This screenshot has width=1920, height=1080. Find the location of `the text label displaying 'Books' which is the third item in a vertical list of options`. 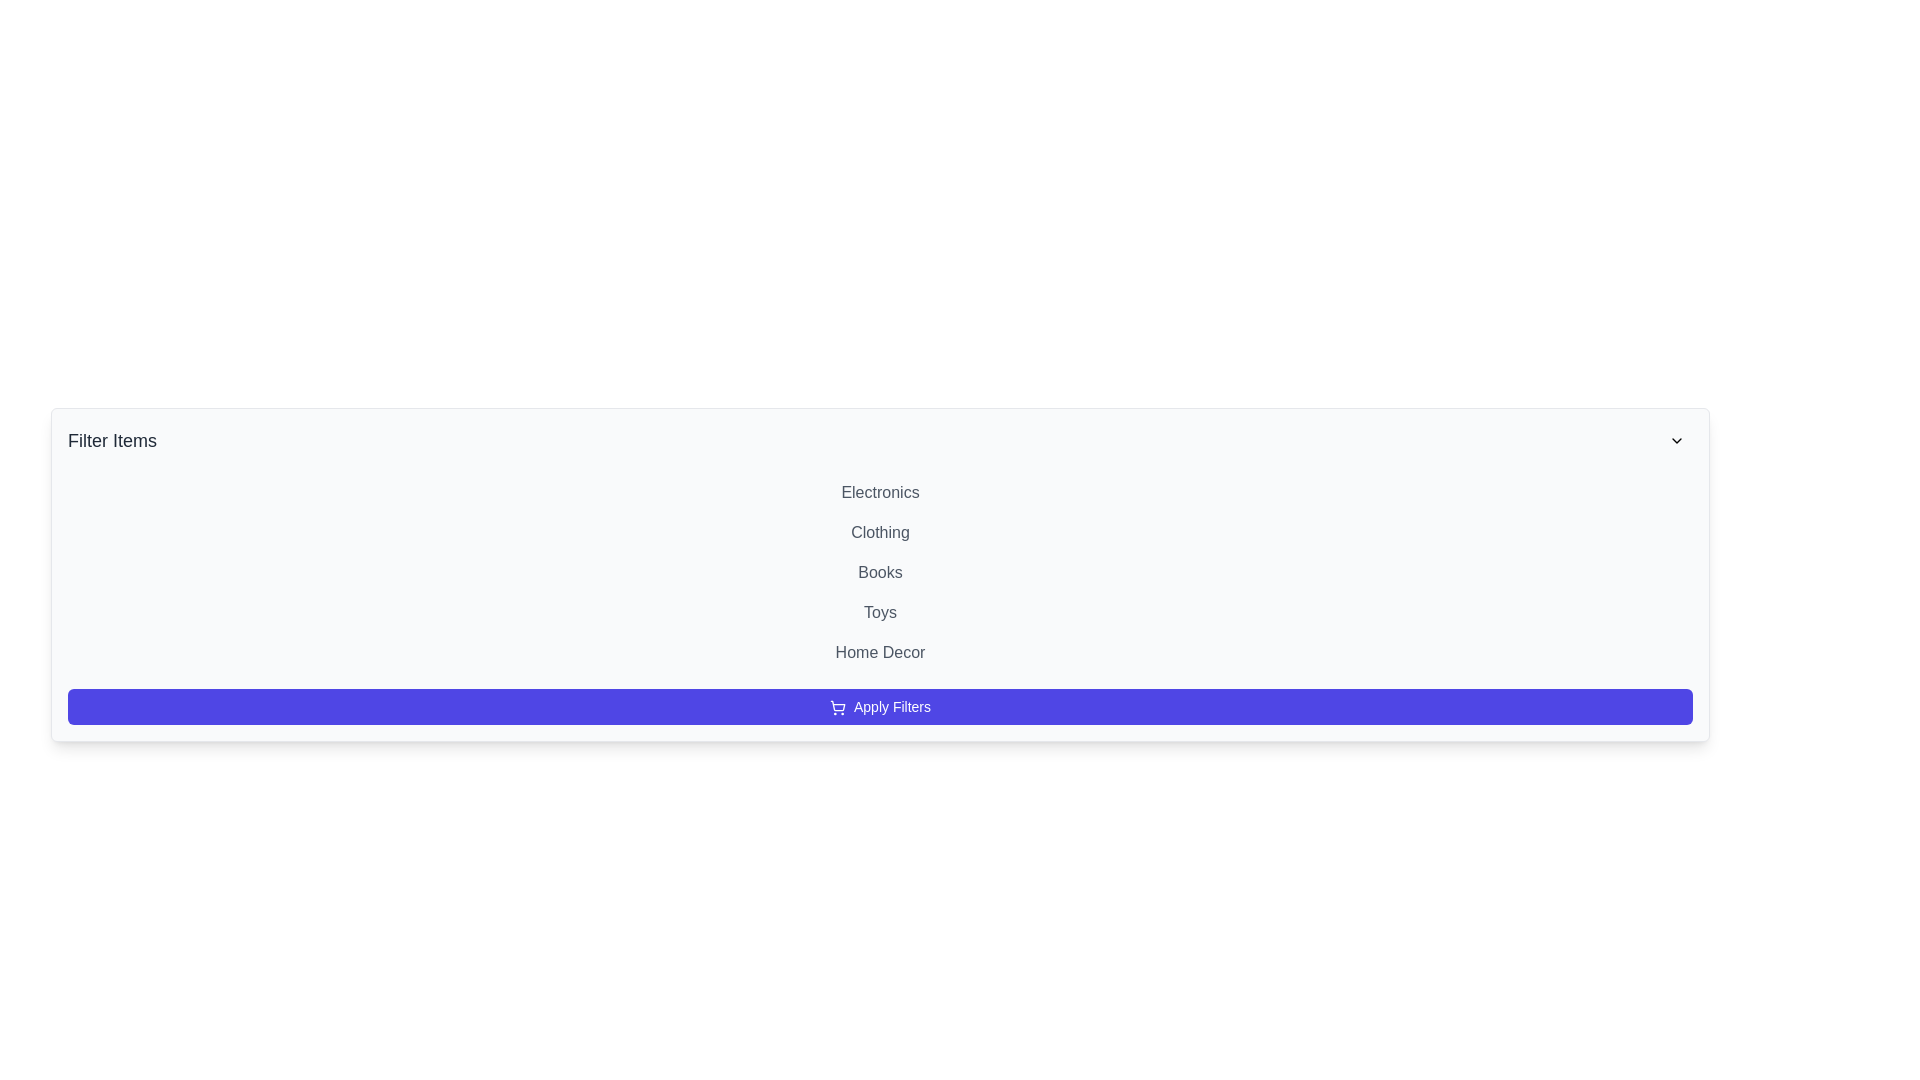

the text label displaying 'Books' which is the third item in a vertical list of options is located at coordinates (880, 573).